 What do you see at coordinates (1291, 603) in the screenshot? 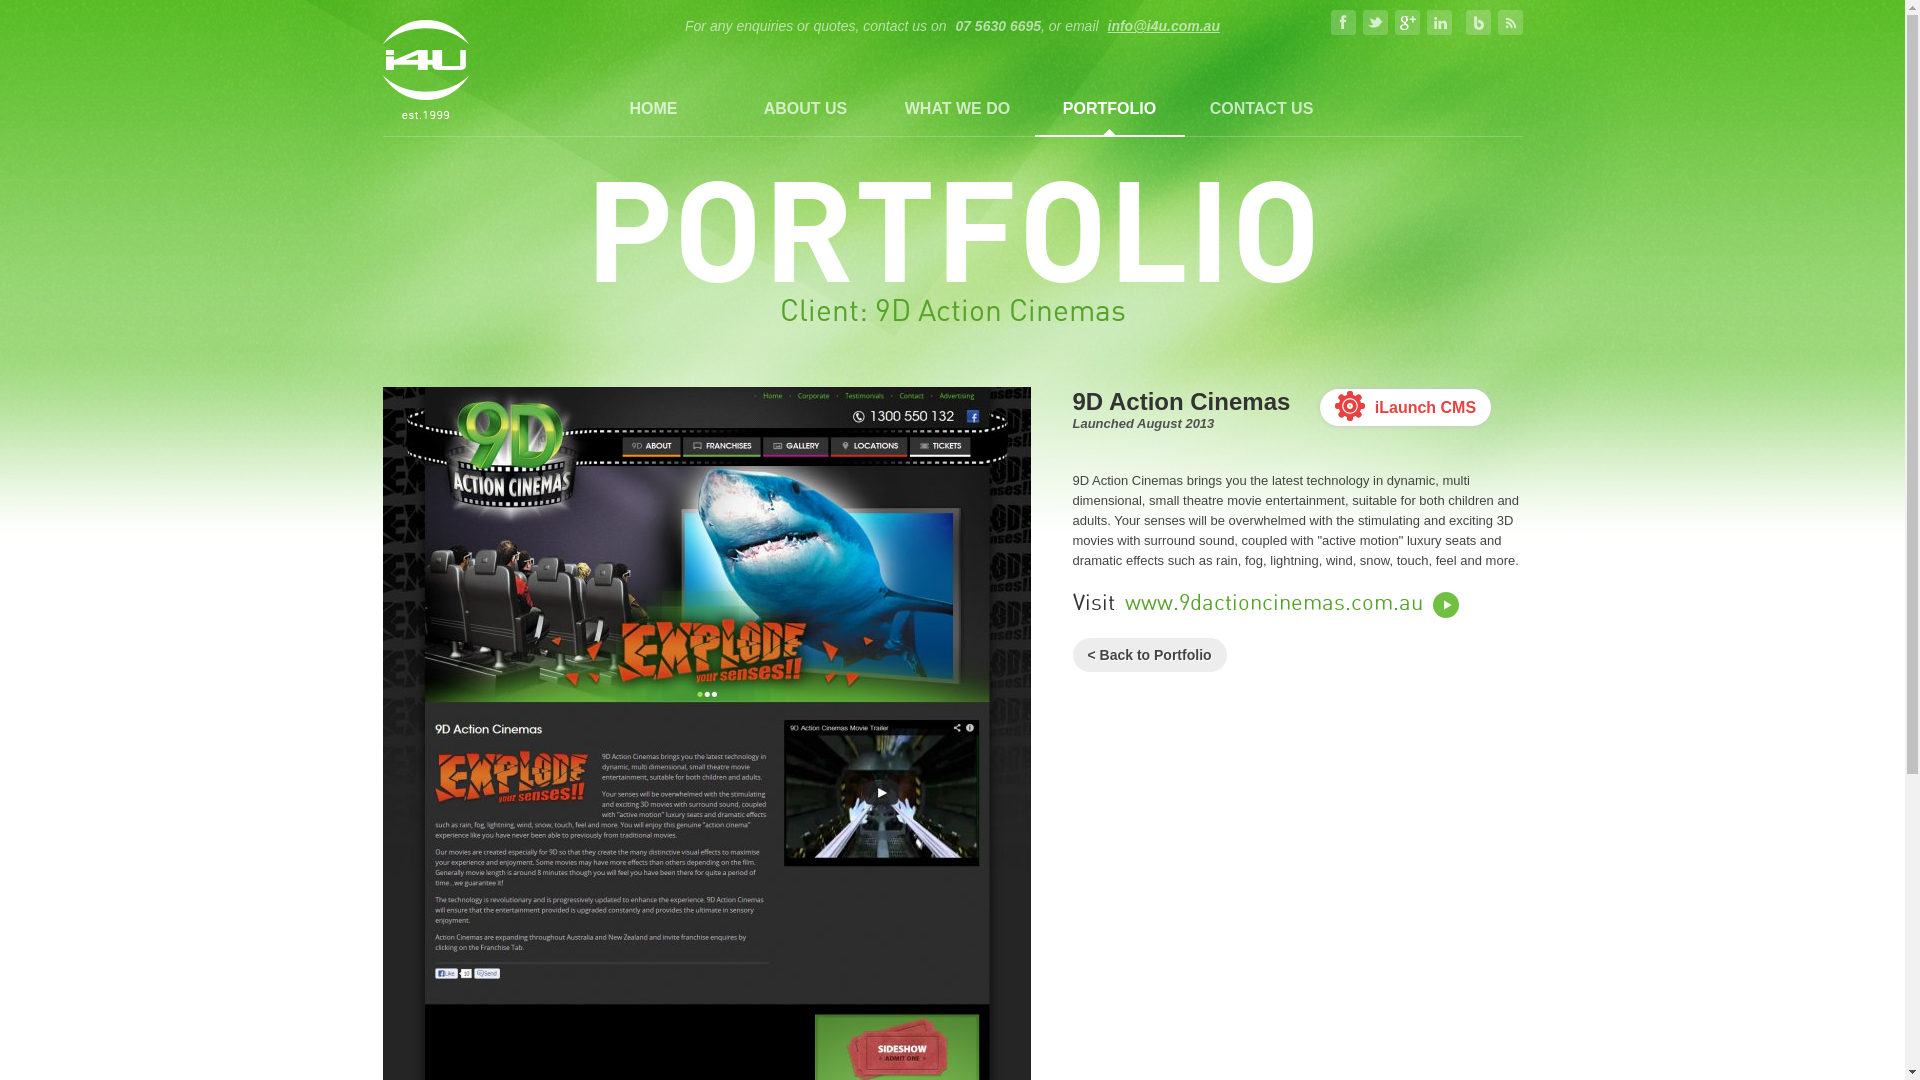
I see `'www.9dactioncinemas.com.au  '` at bounding box center [1291, 603].